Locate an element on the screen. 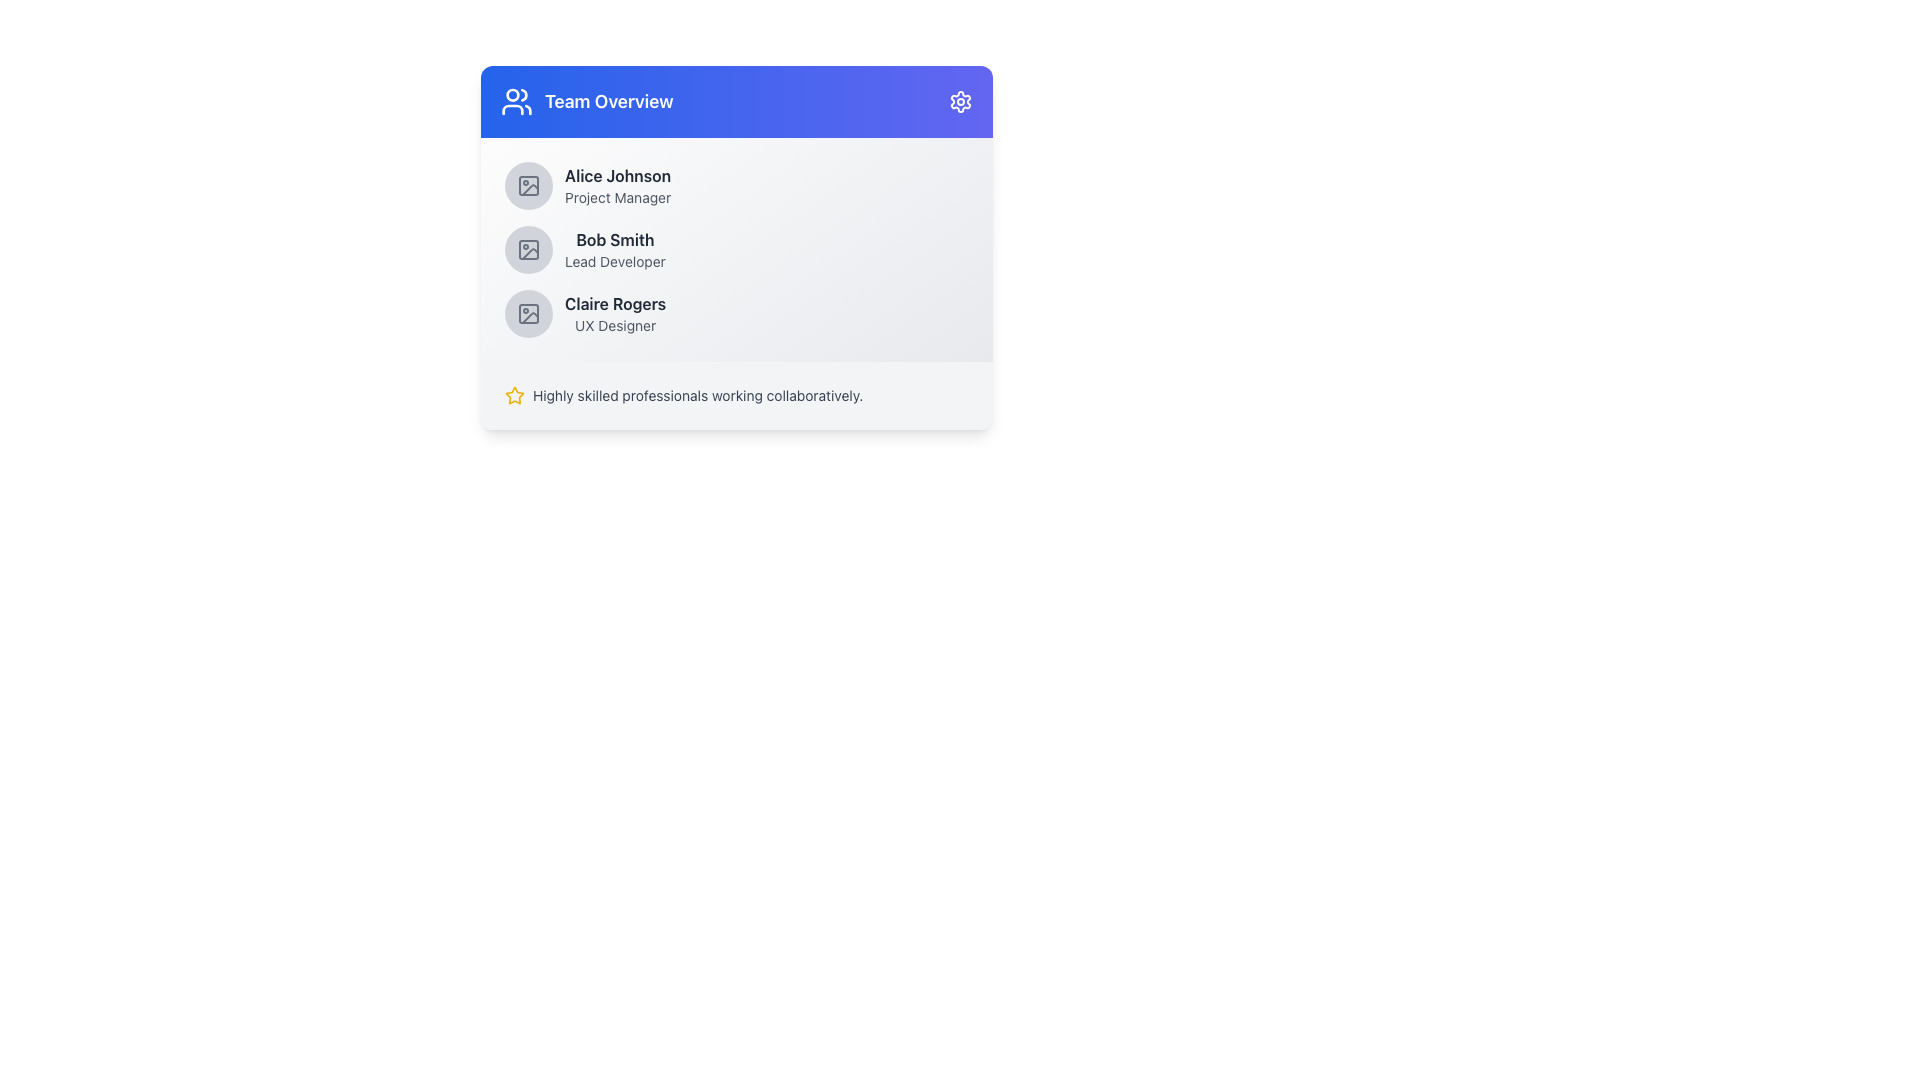  text displayed in the Text Label showing 'Bob Smith' and 'Lead Developer', which is the second item in the team members list is located at coordinates (614, 249).